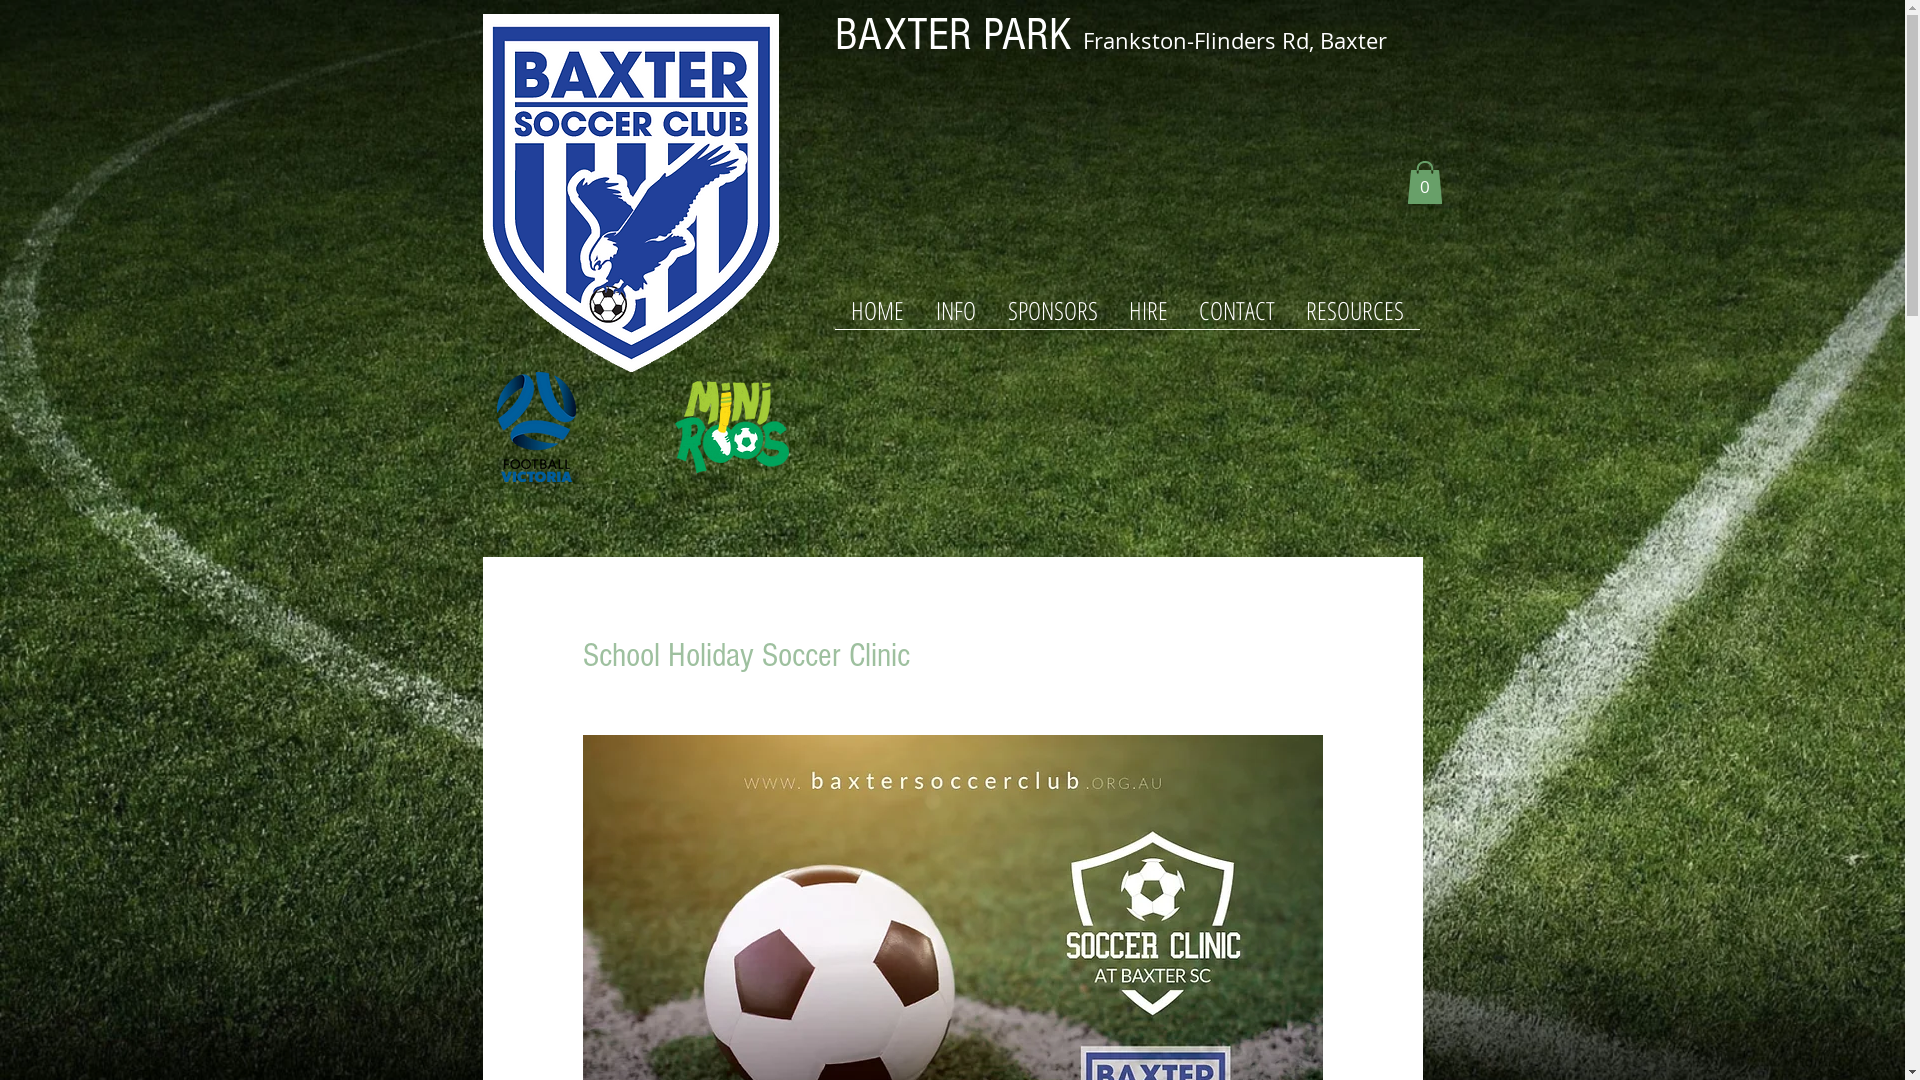 The height and width of the screenshot is (1080, 1920). What do you see at coordinates (992, 315) in the screenshot?
I see `'SPONSORS'` at bounding box center [992, 315].